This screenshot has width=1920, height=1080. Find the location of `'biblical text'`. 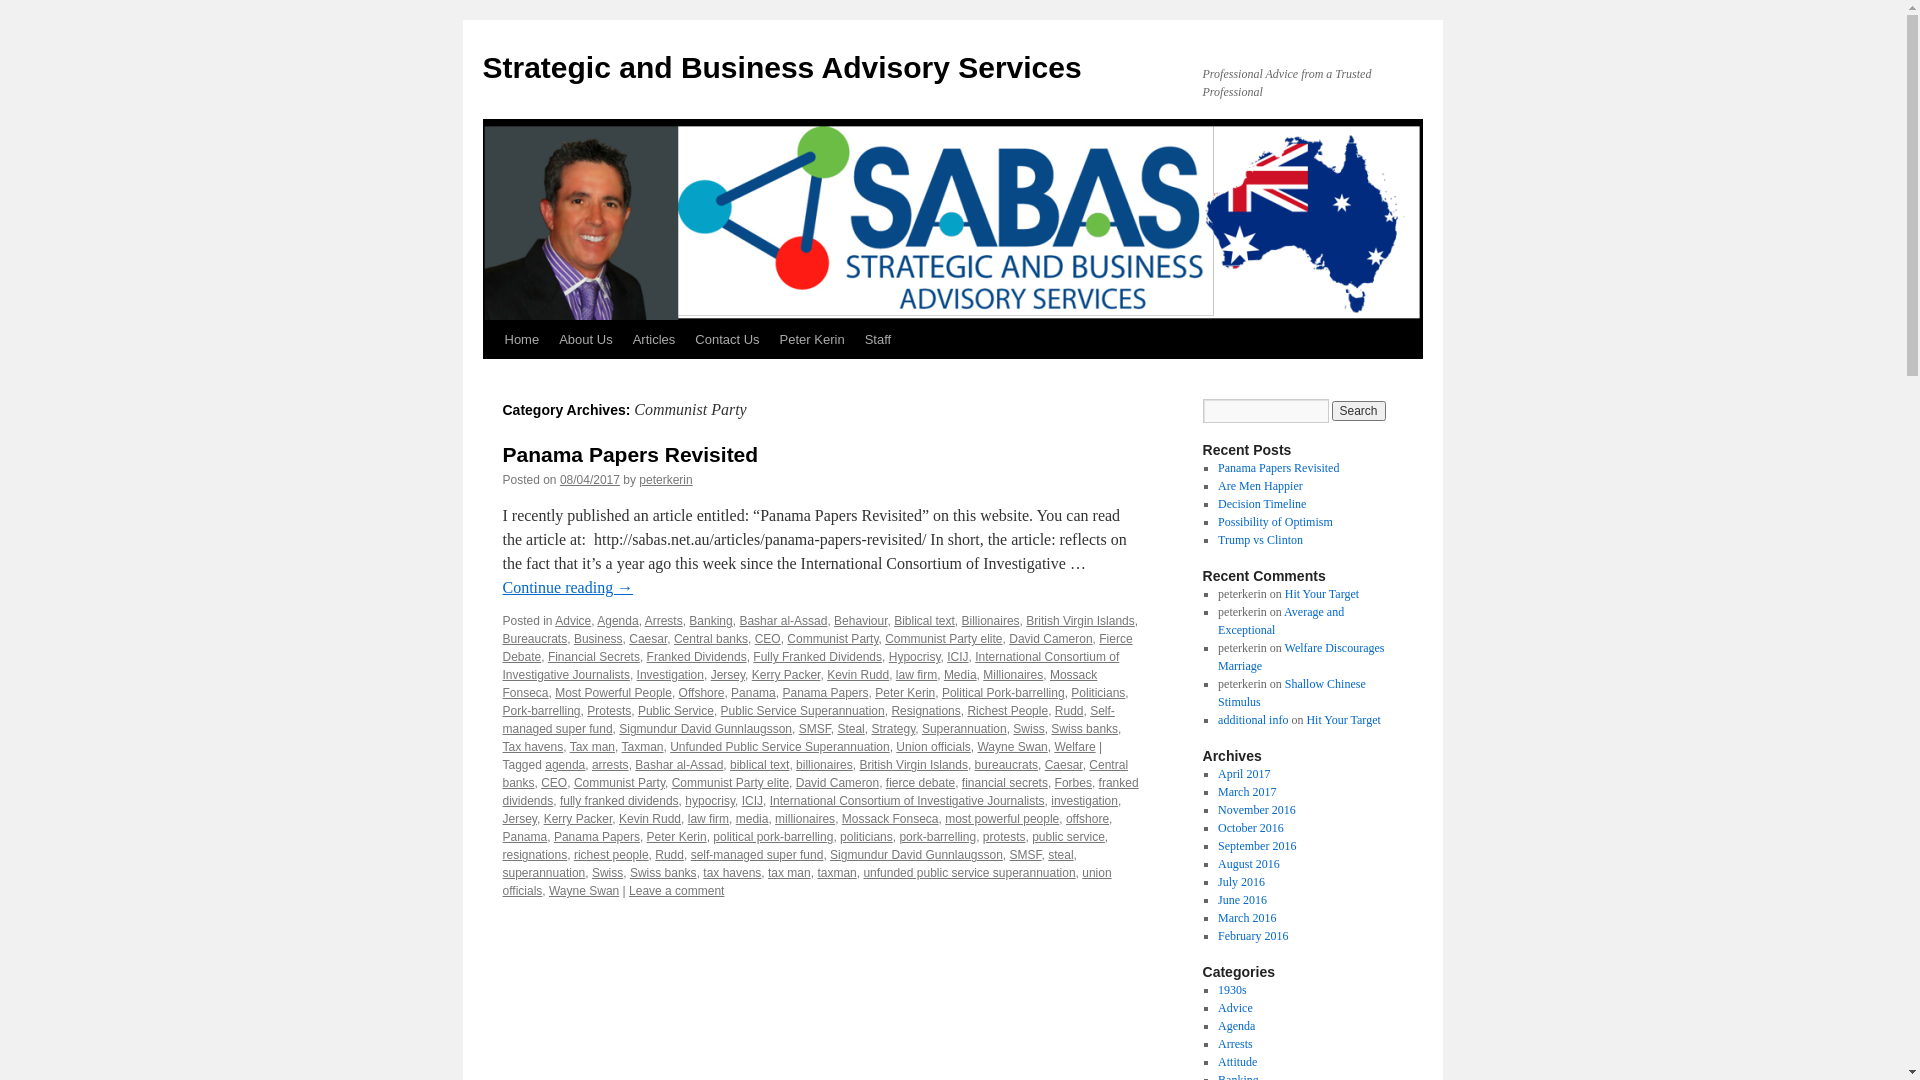

'biblical text' is located at coordinates (758, 764).